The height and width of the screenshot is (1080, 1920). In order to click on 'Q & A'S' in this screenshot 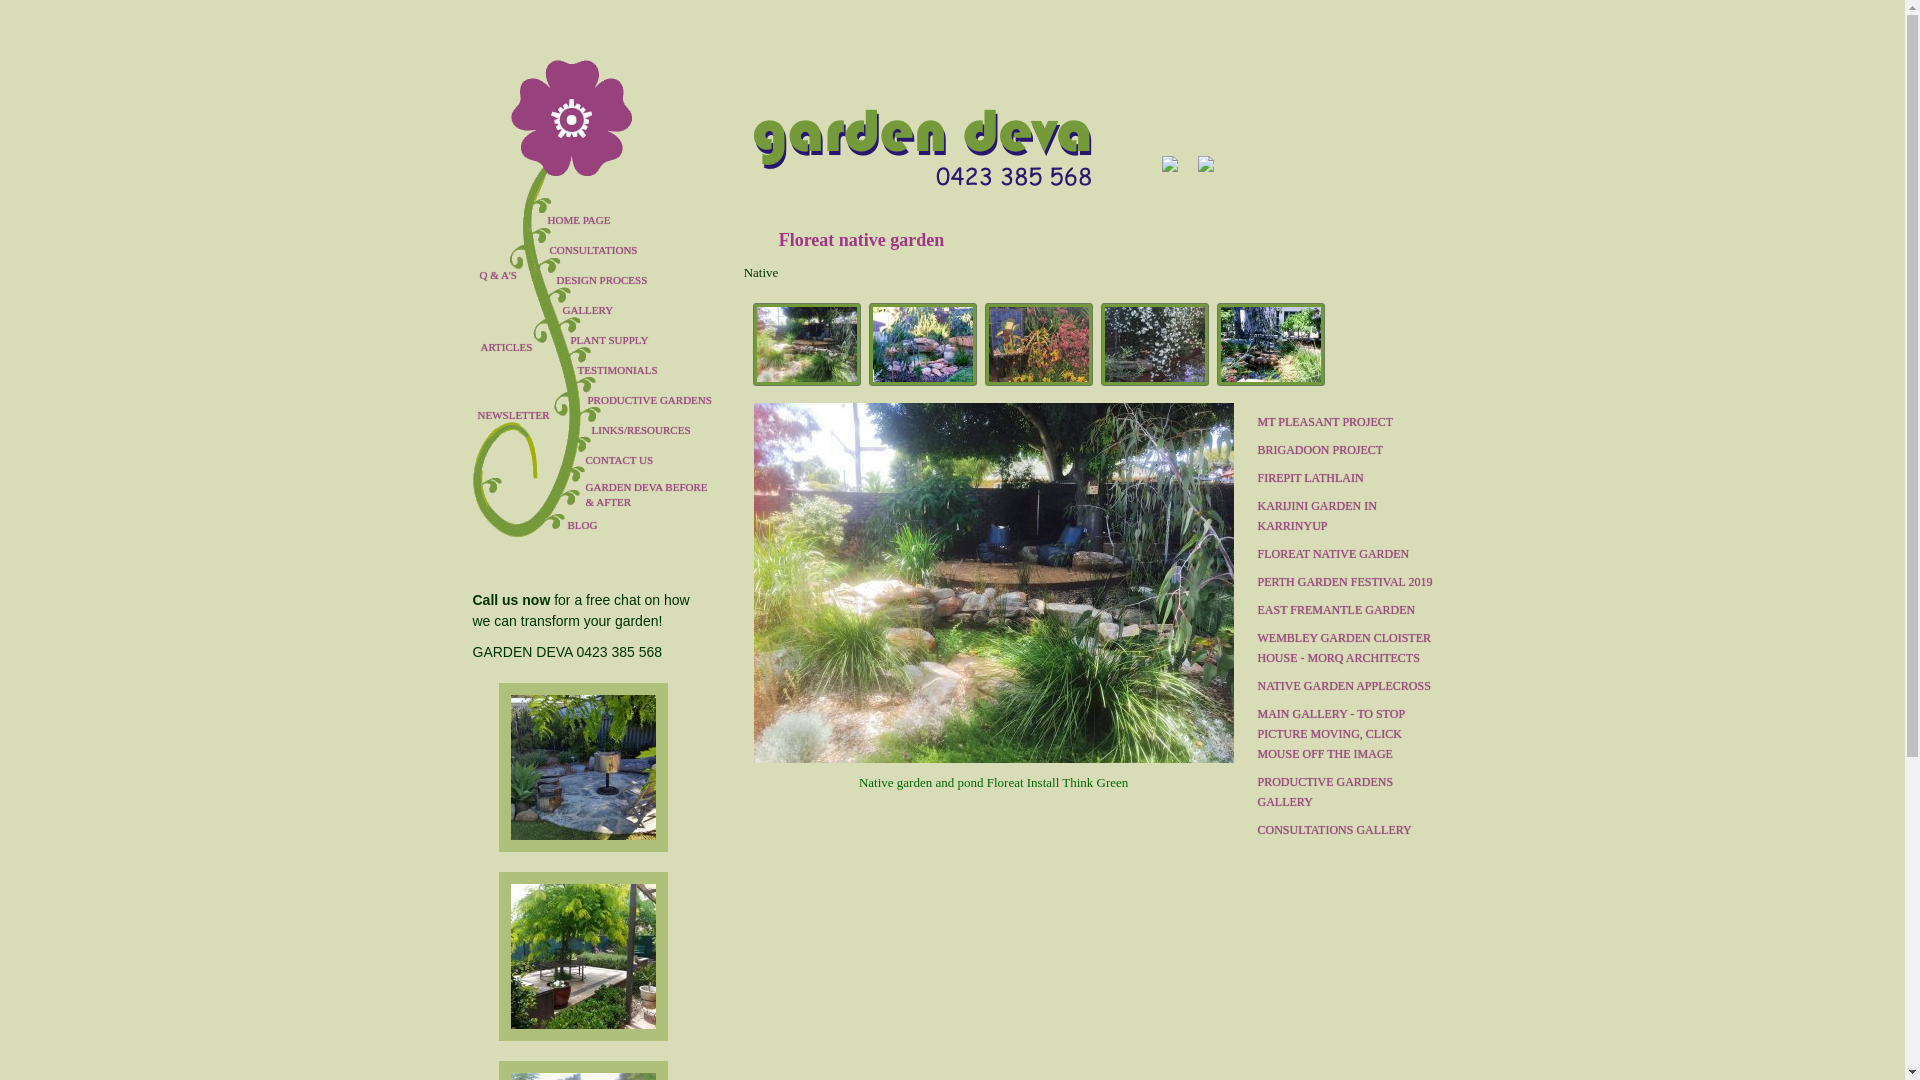, I will do `click(498, 274)`.